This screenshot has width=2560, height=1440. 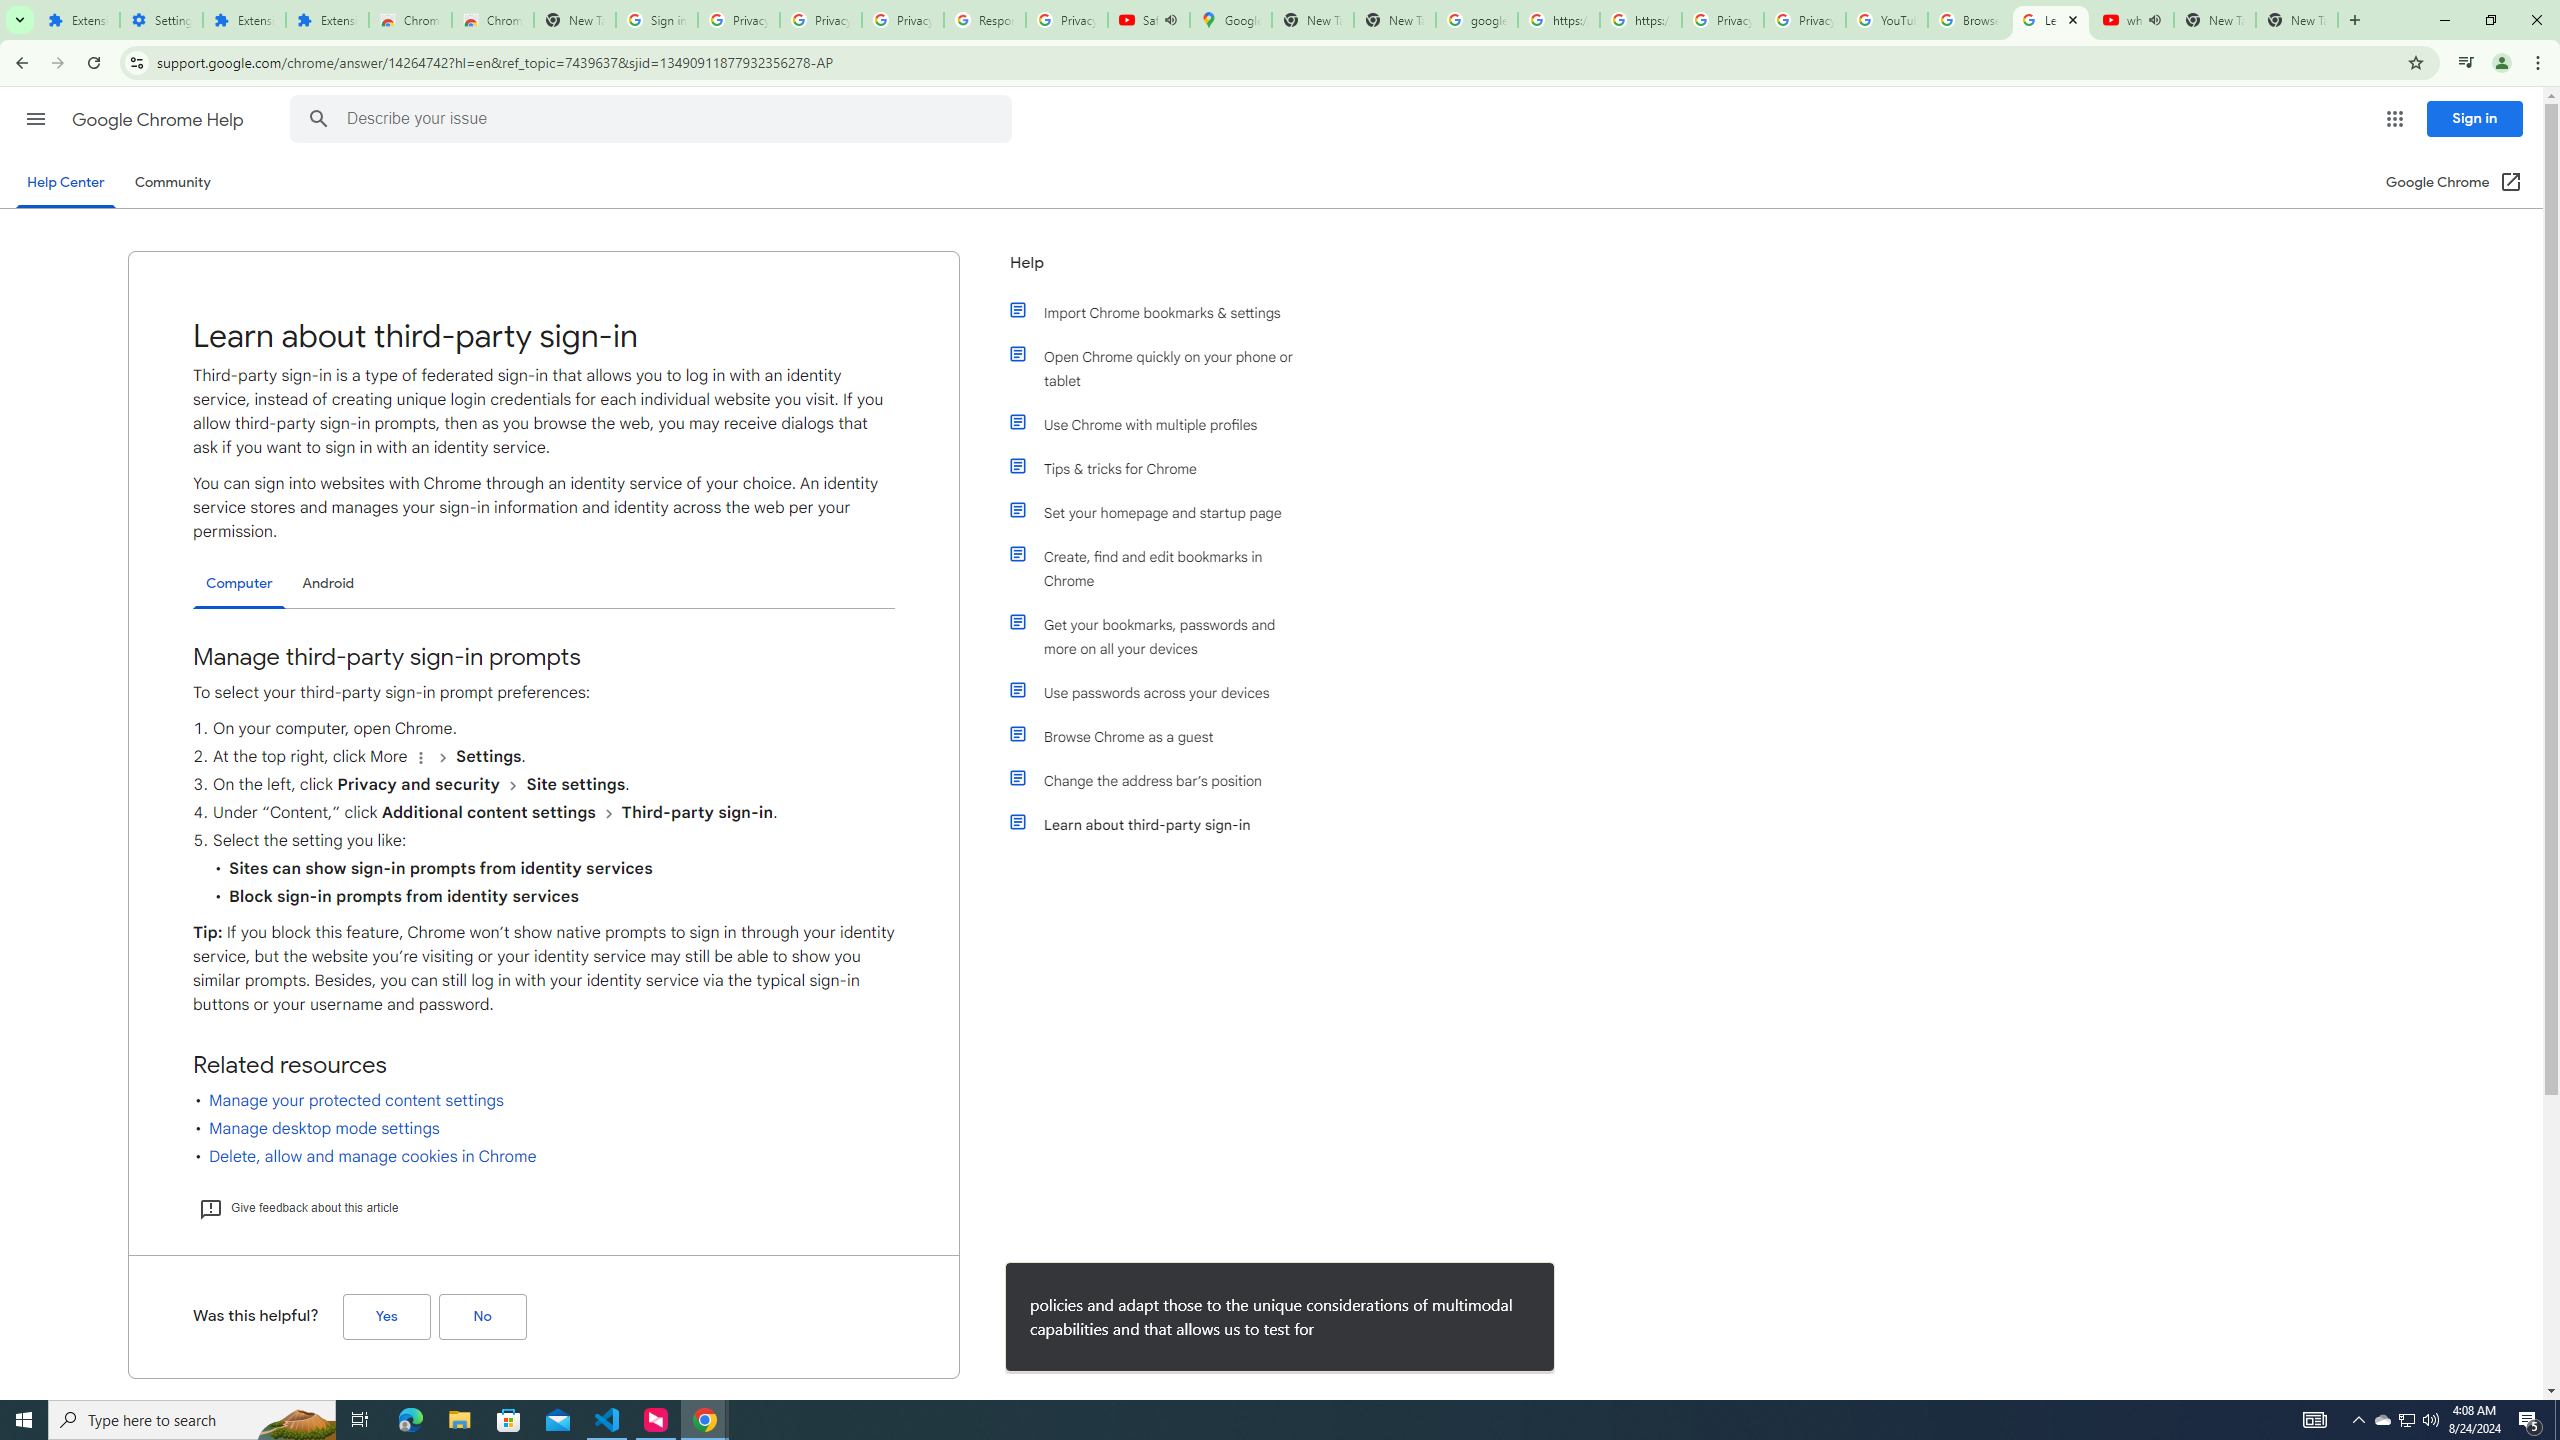 I want to click on 'Control your music, videos, and more', so click(x=2466, y=62).